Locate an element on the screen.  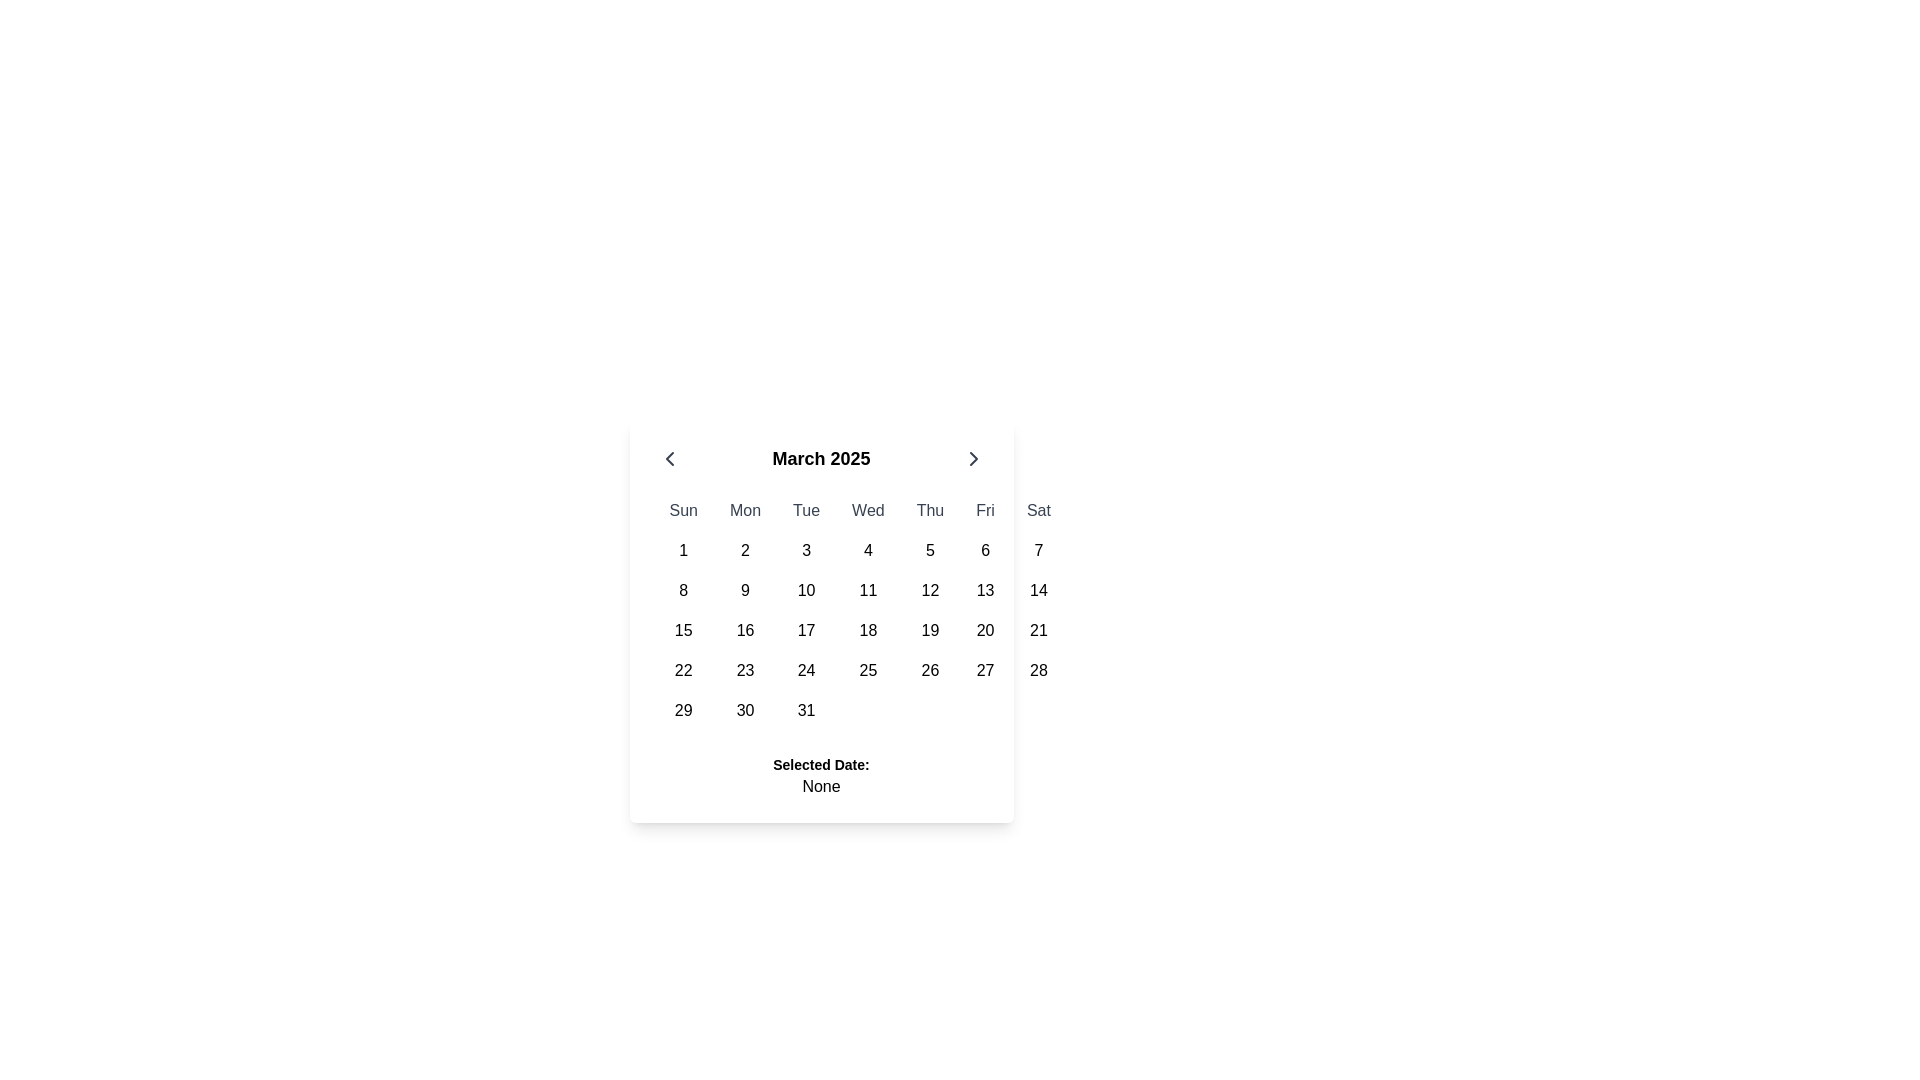
the button with an embedded icon located at the top-right corner of the calendar widget to observe hover effects is located at coordinates (973, 459).